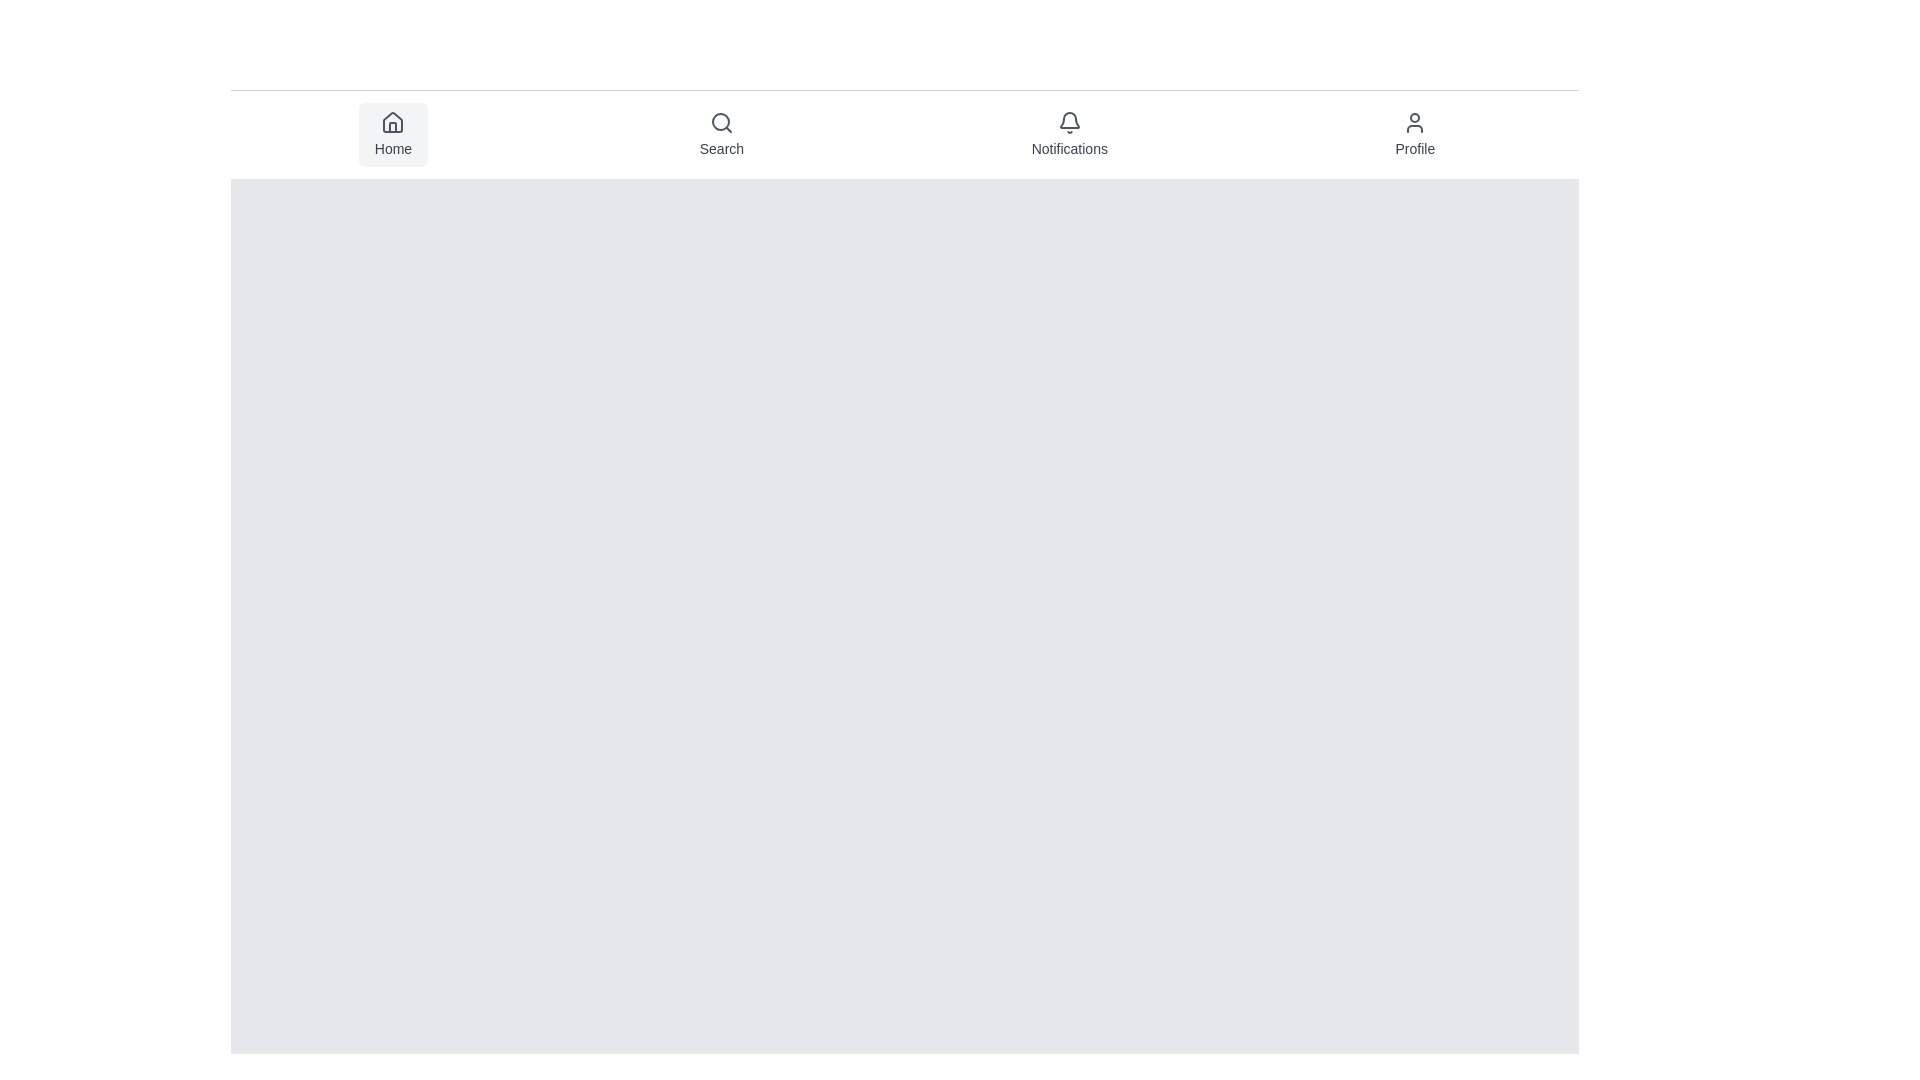  Describe the element at coordinates (1414, 135) in the screenshot. I see `the 'Profile' navigation button` at that location.